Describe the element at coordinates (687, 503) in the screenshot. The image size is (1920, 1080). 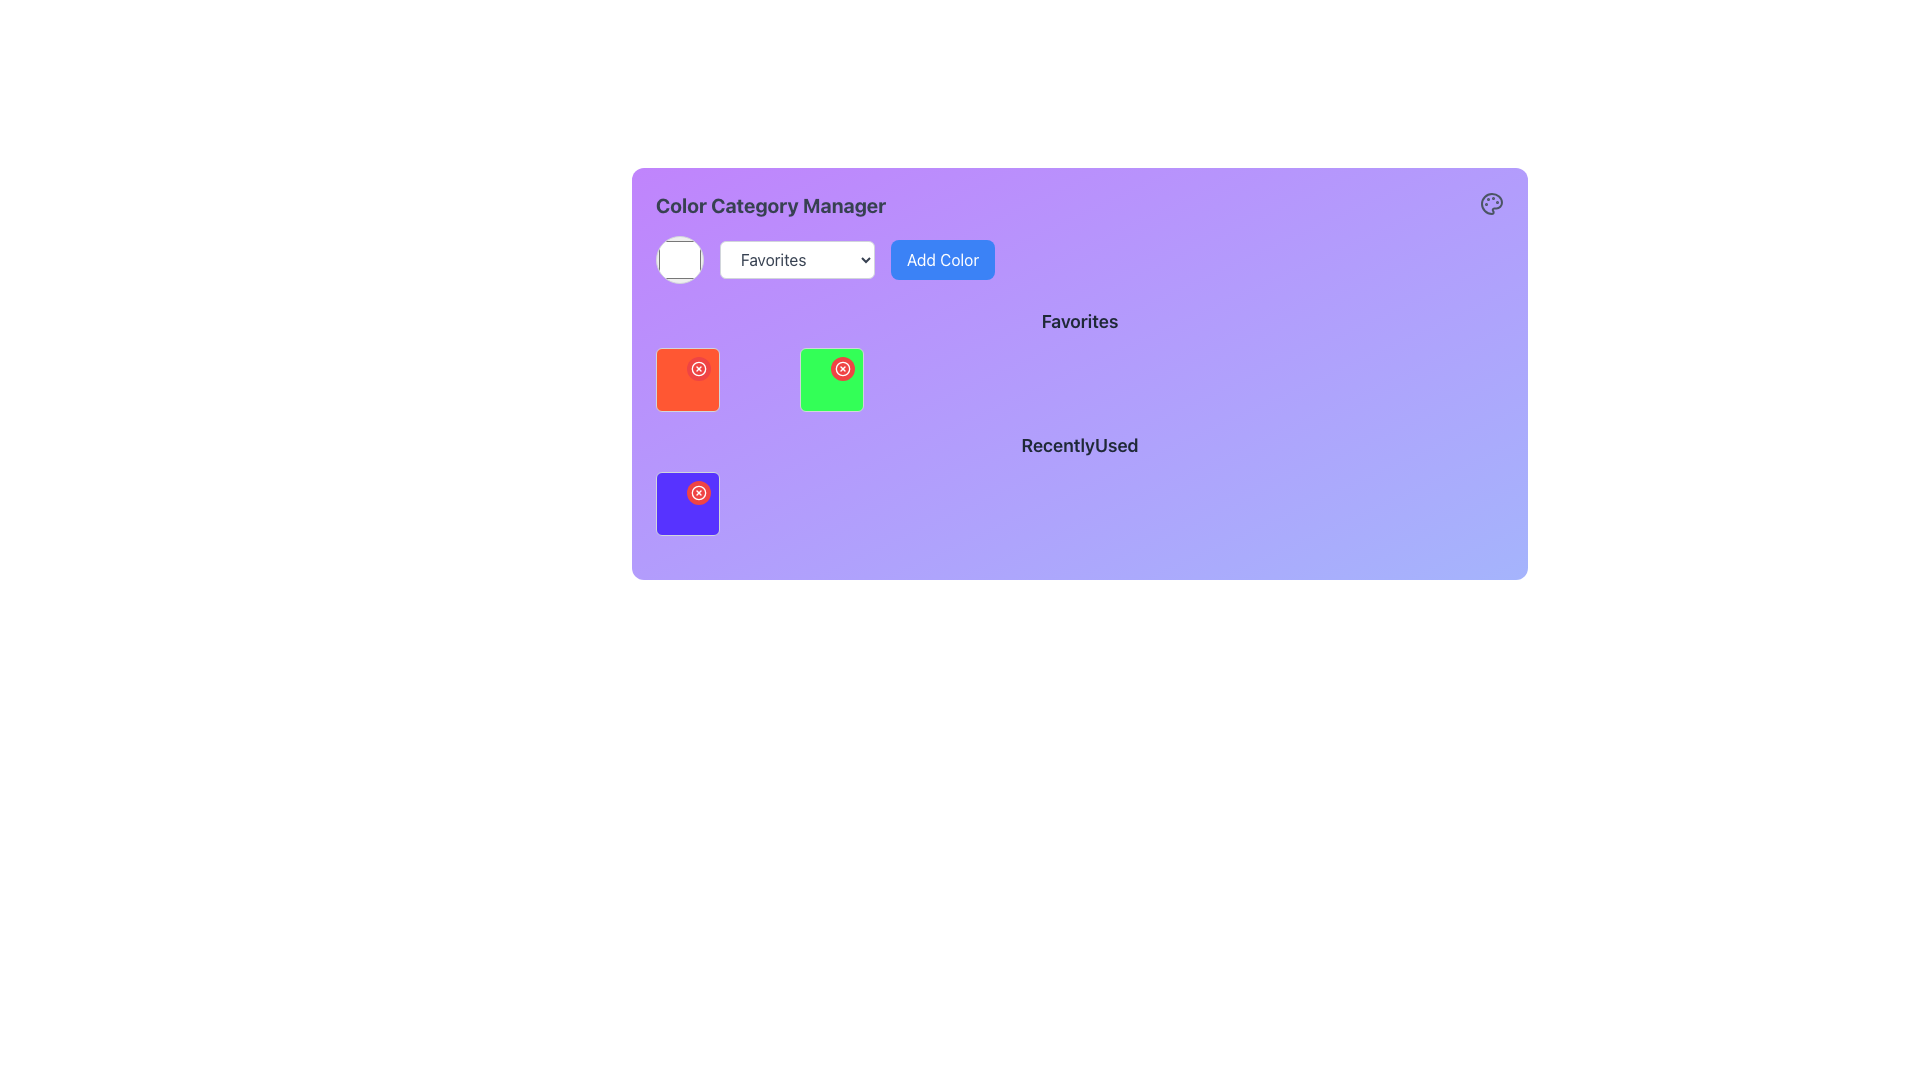
I see `the embedded interactive button located in the top-right corner of the square selection box` at that location.